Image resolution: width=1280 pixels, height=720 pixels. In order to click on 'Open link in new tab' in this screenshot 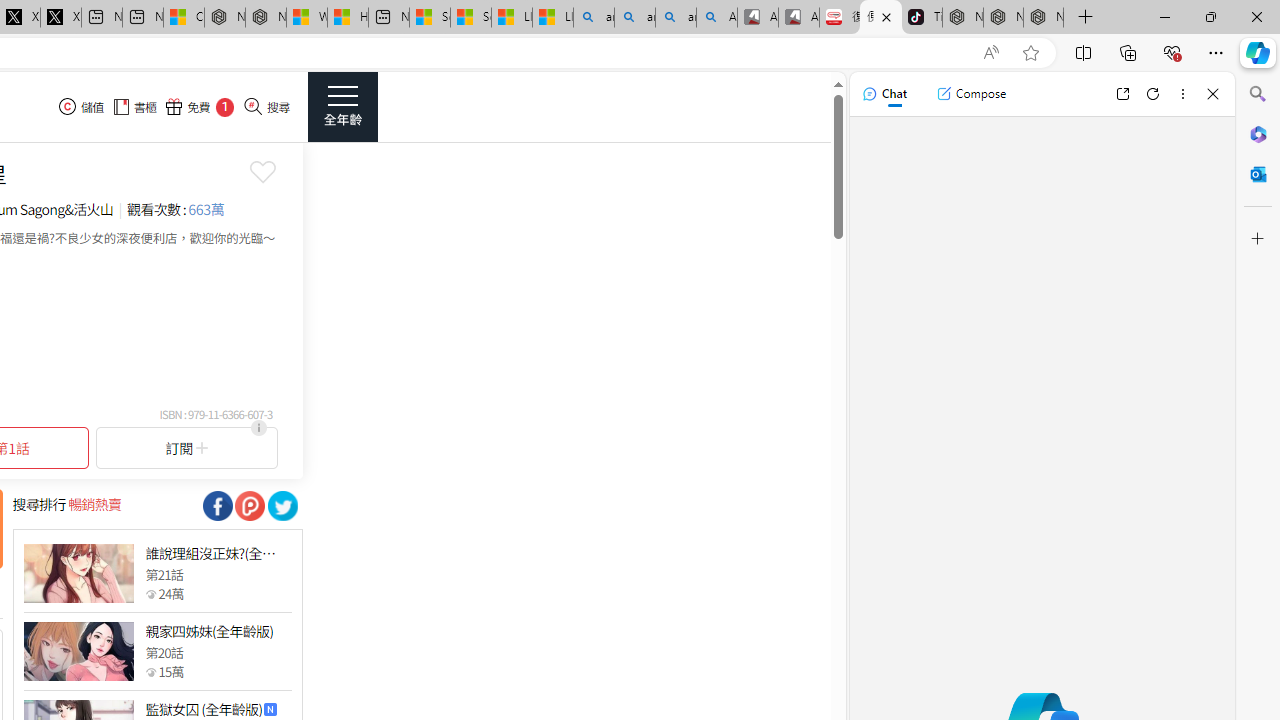, I will do `click(1122, 93)`.